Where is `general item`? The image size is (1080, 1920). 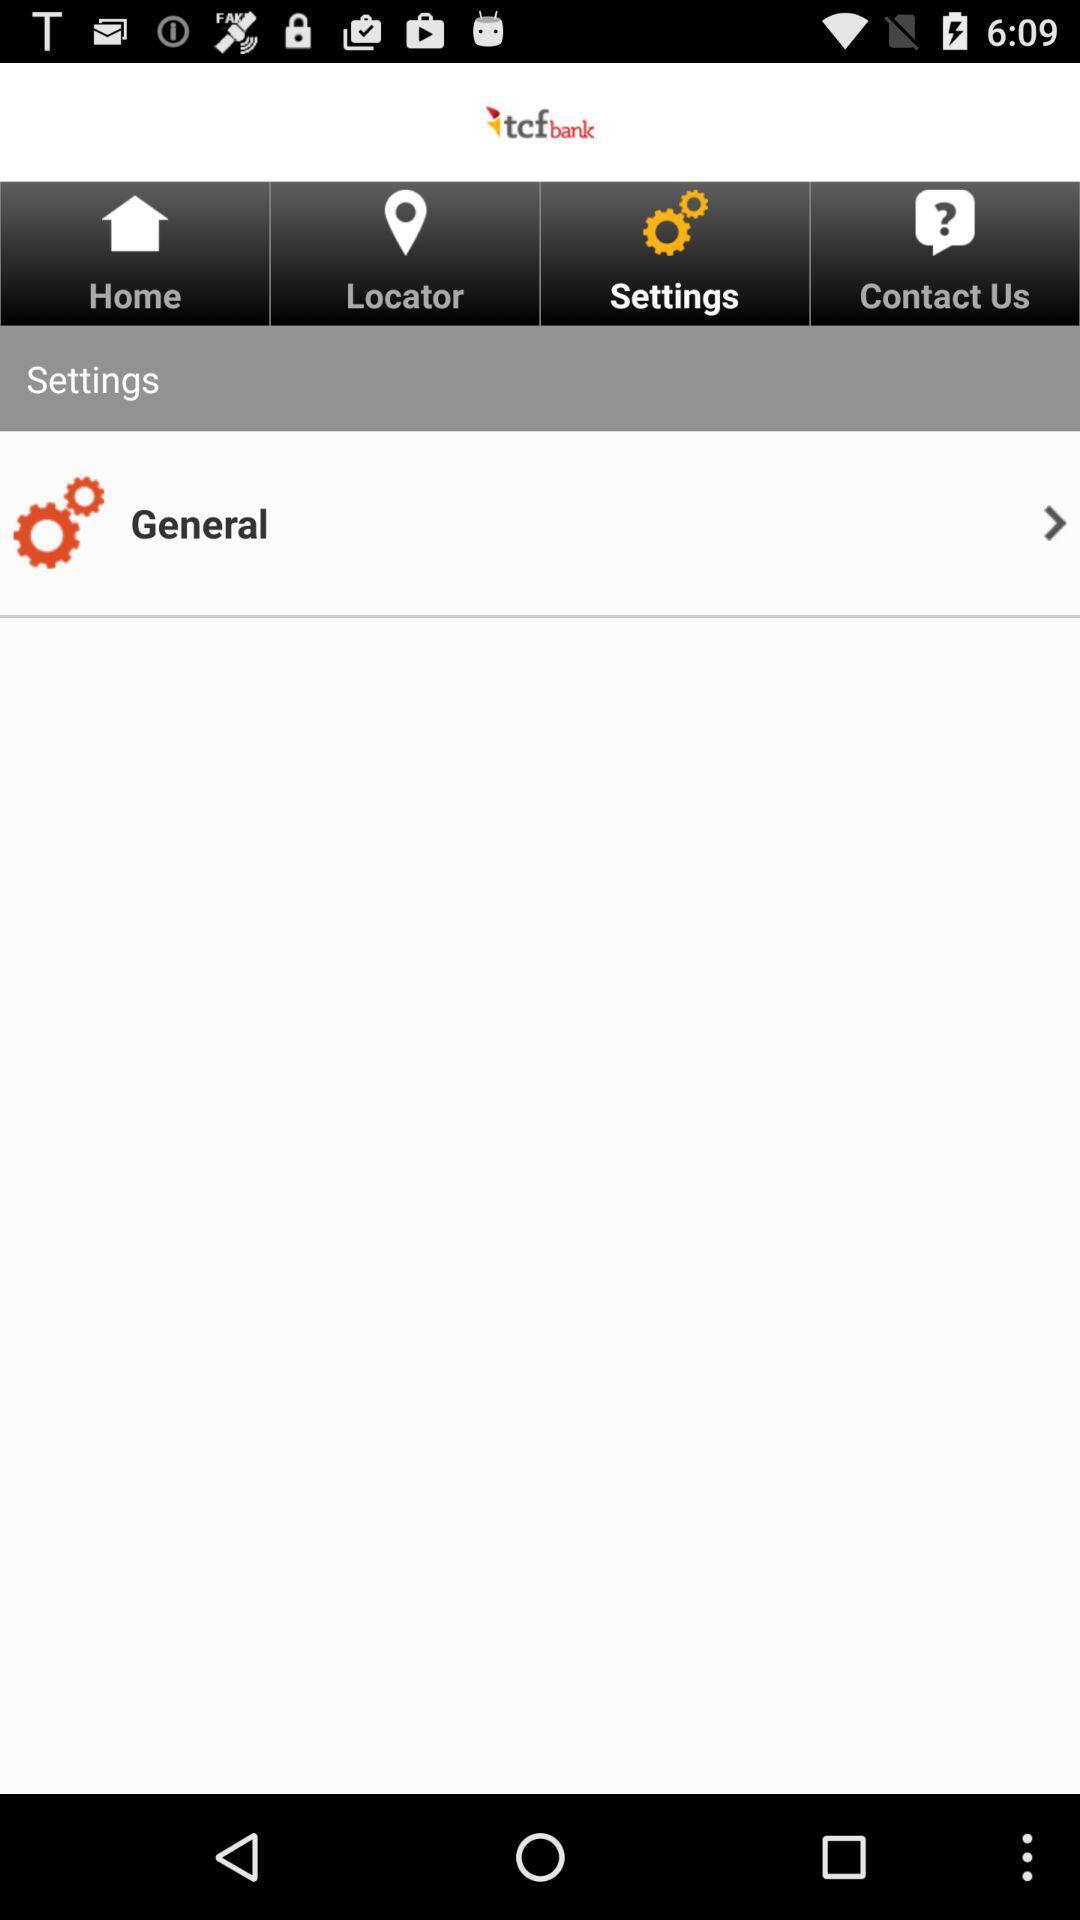 general item is located at coordinates (199, 523).